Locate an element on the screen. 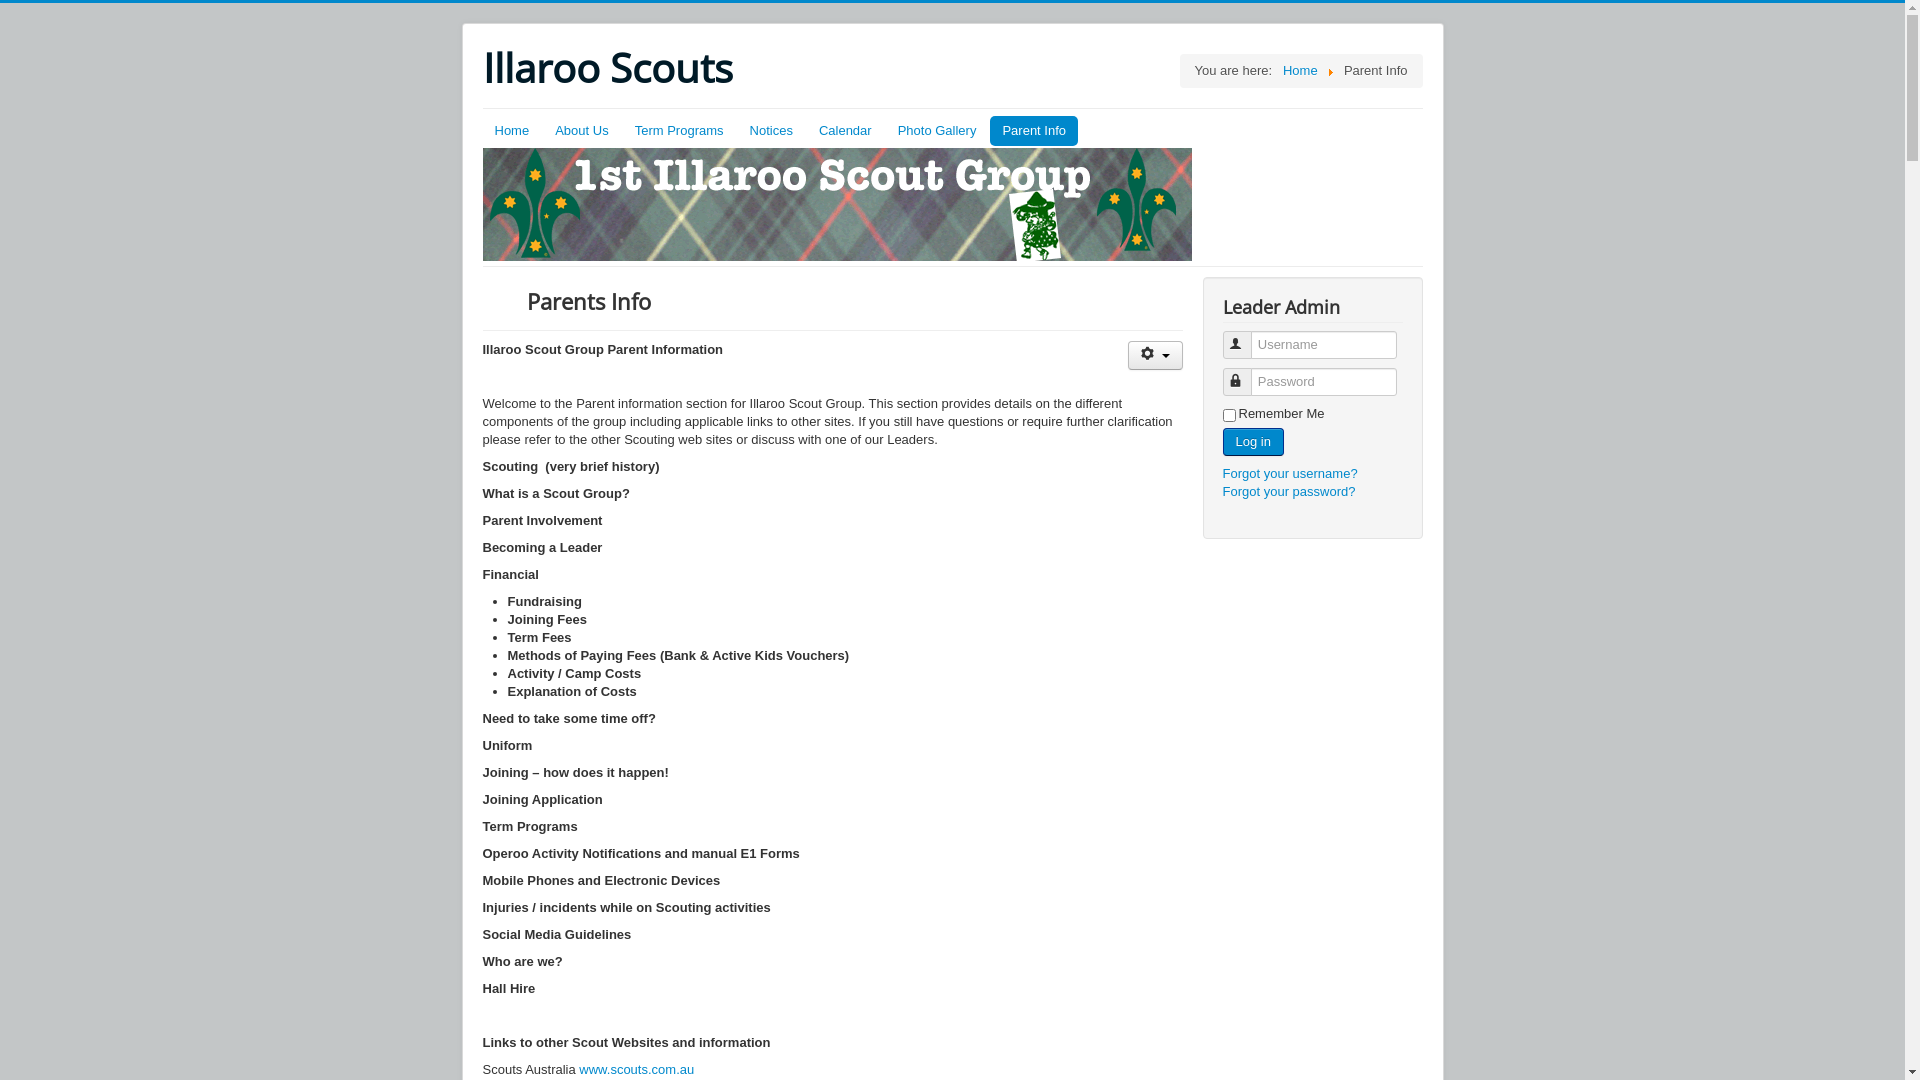  'Log in' is located at coordinates (1251, 441).